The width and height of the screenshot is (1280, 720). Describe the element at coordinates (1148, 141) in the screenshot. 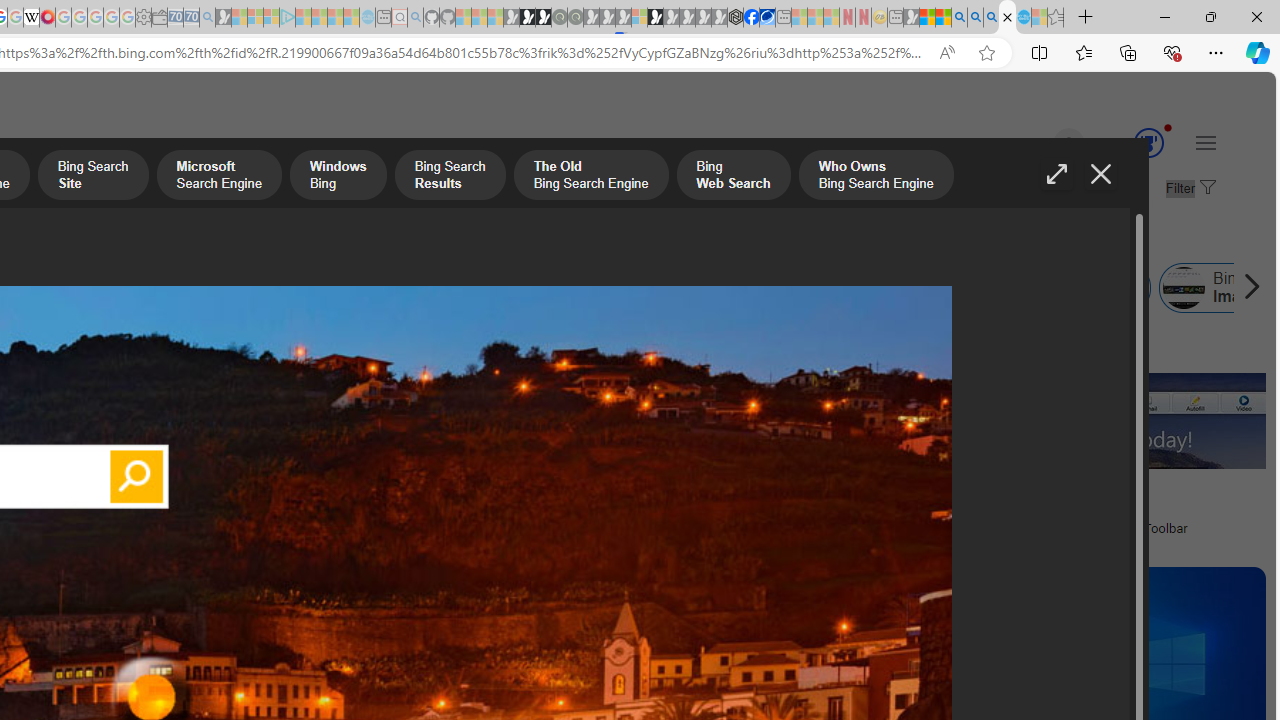

I see `'AutomationID: rh_meter'` at that location.